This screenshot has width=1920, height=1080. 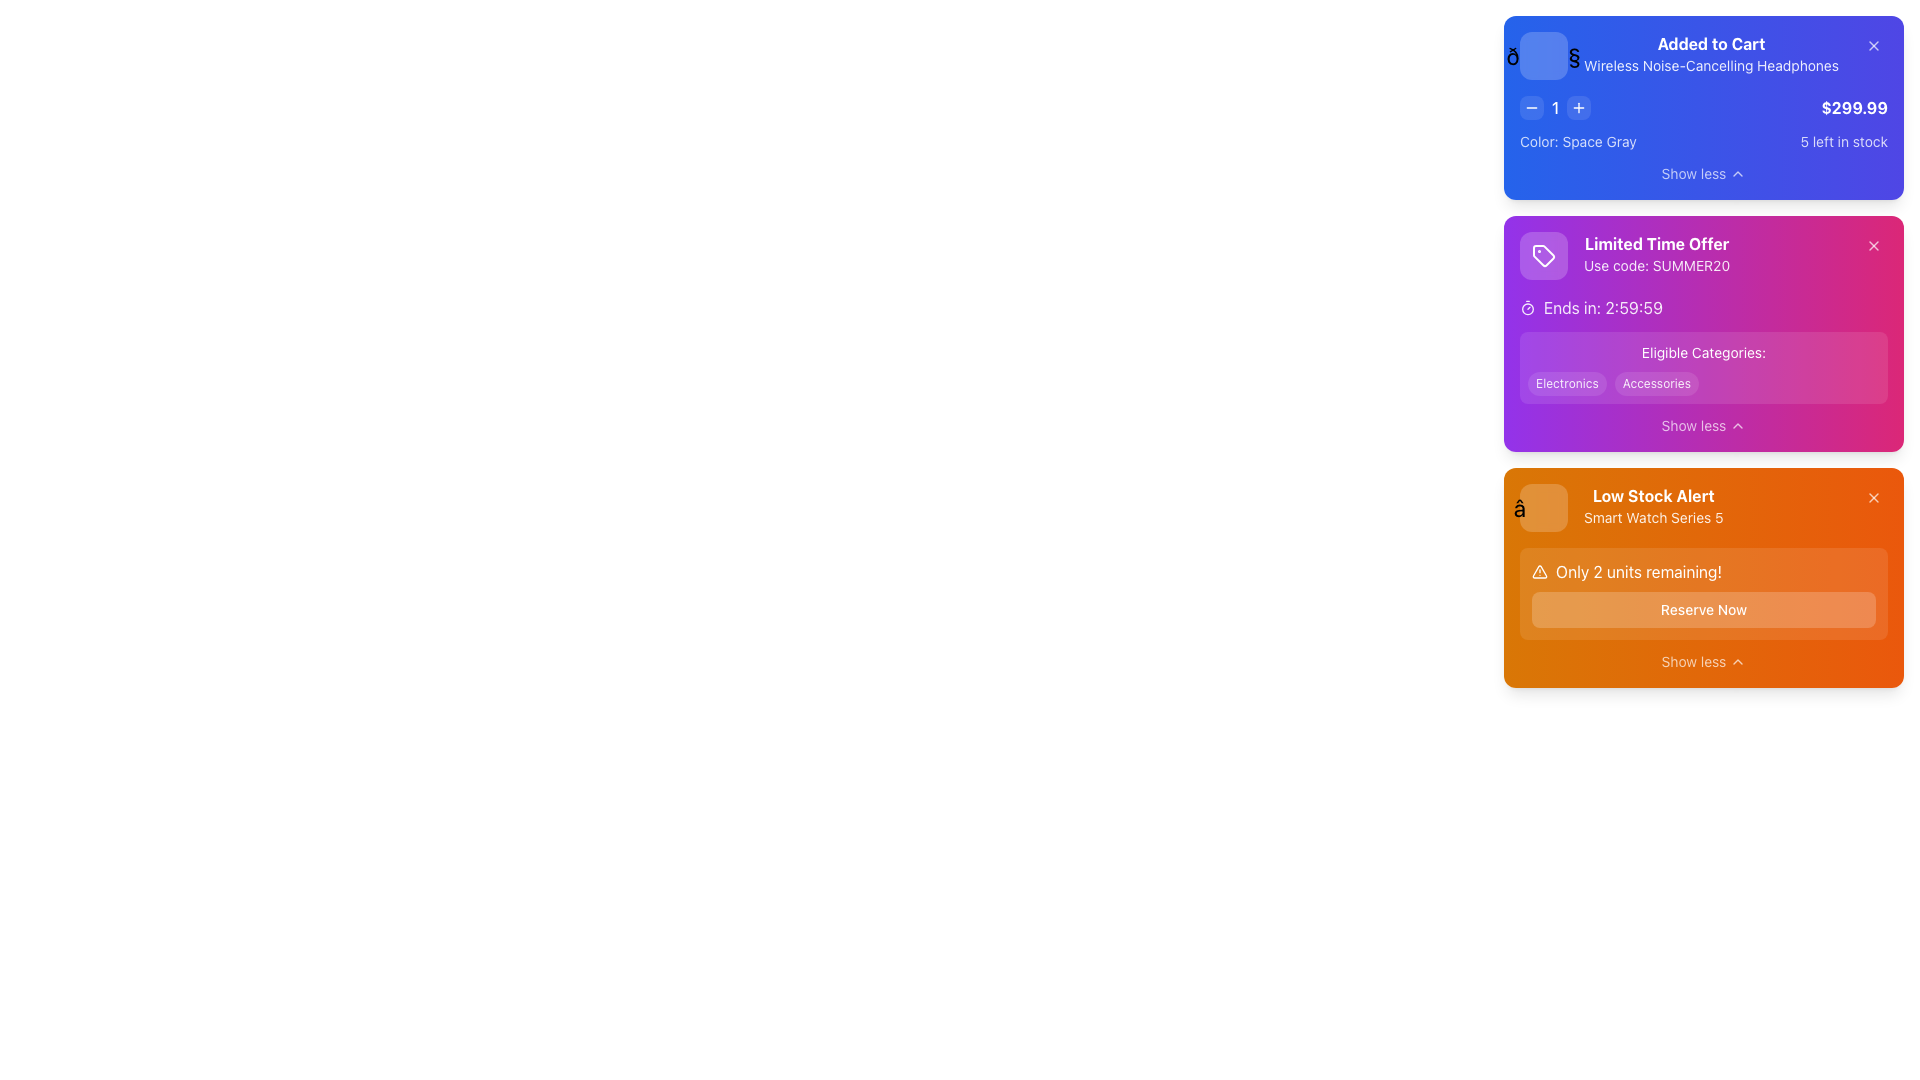 What do you see at coordinates (1577, 141) in the screenshot?
I see `the text label saying 'Color: Space Gray', which is styled in light blue and located on the blue card labeled 'Added to Cart', adjacent to '5 left in stock'` at bounding box center [1577, 141].